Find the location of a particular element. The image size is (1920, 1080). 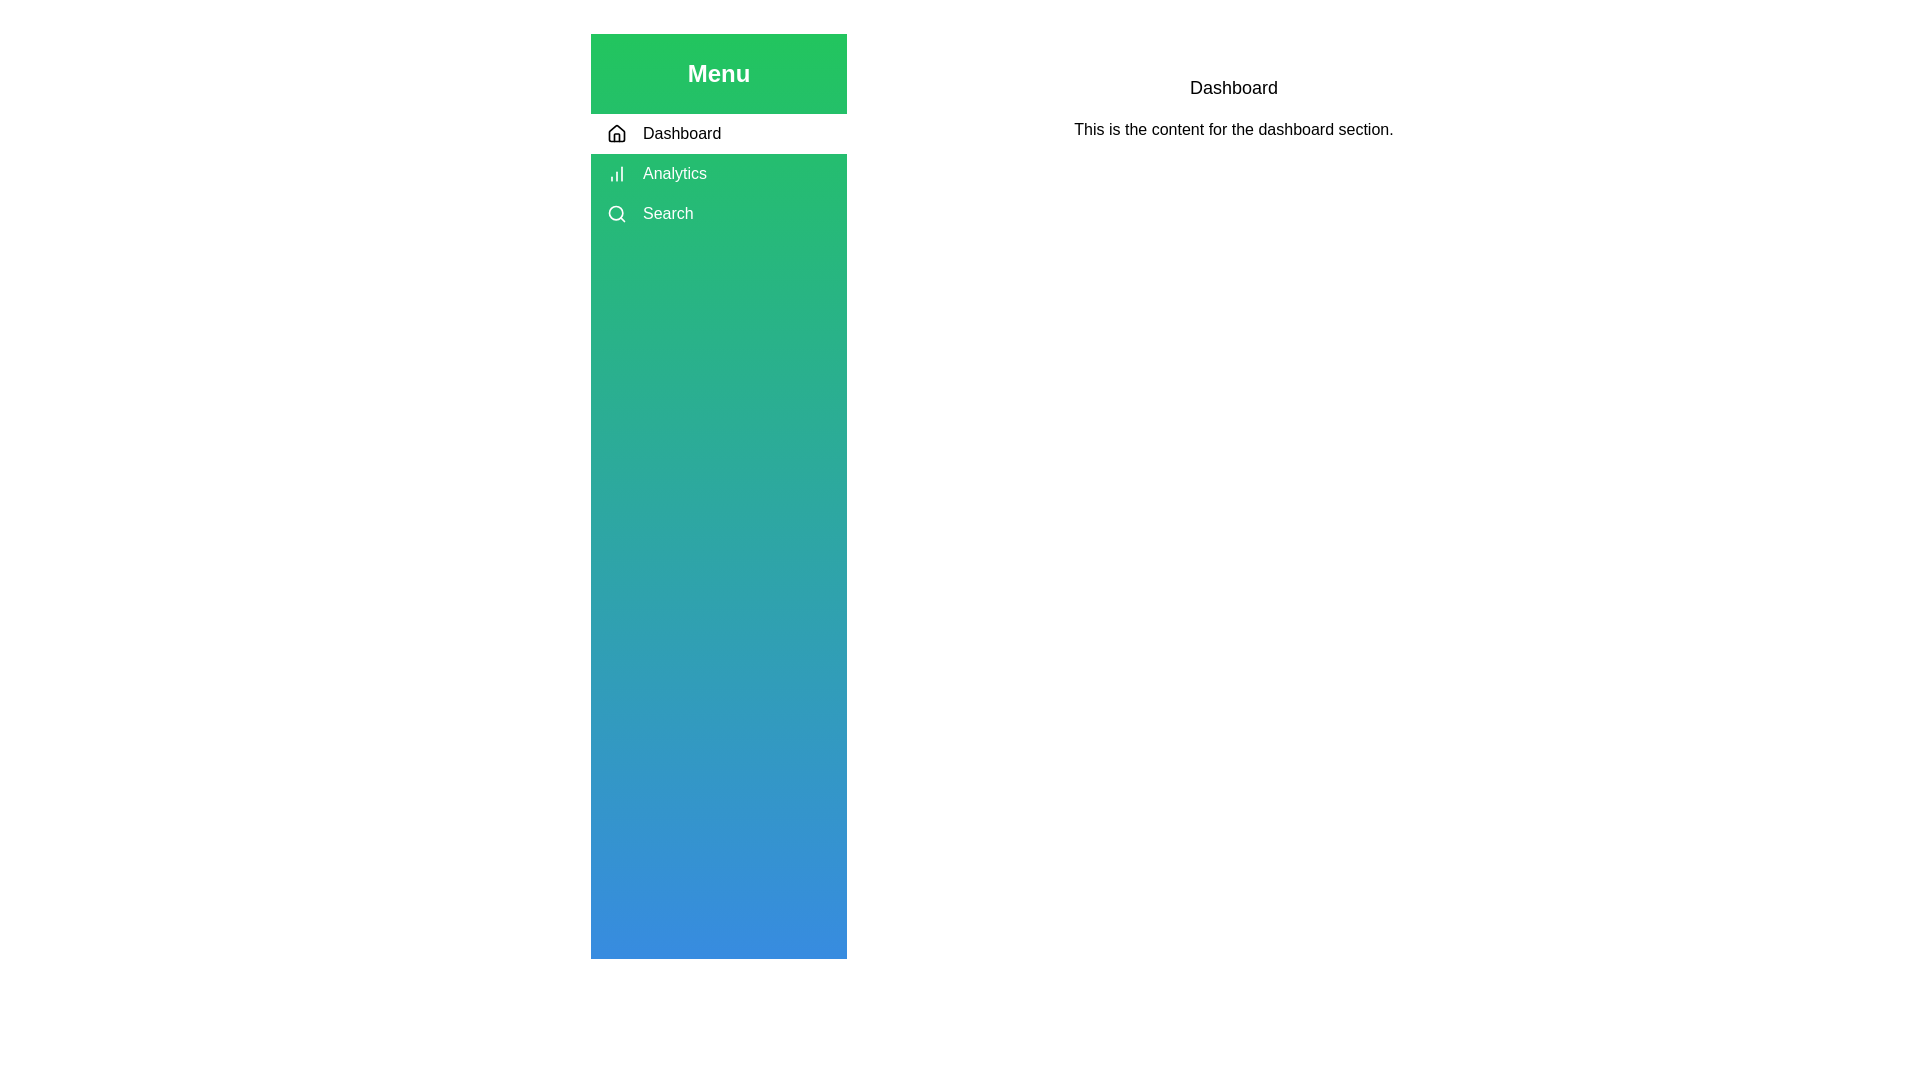

the Search tab to switch the active content is located at coordinates (719, 213).